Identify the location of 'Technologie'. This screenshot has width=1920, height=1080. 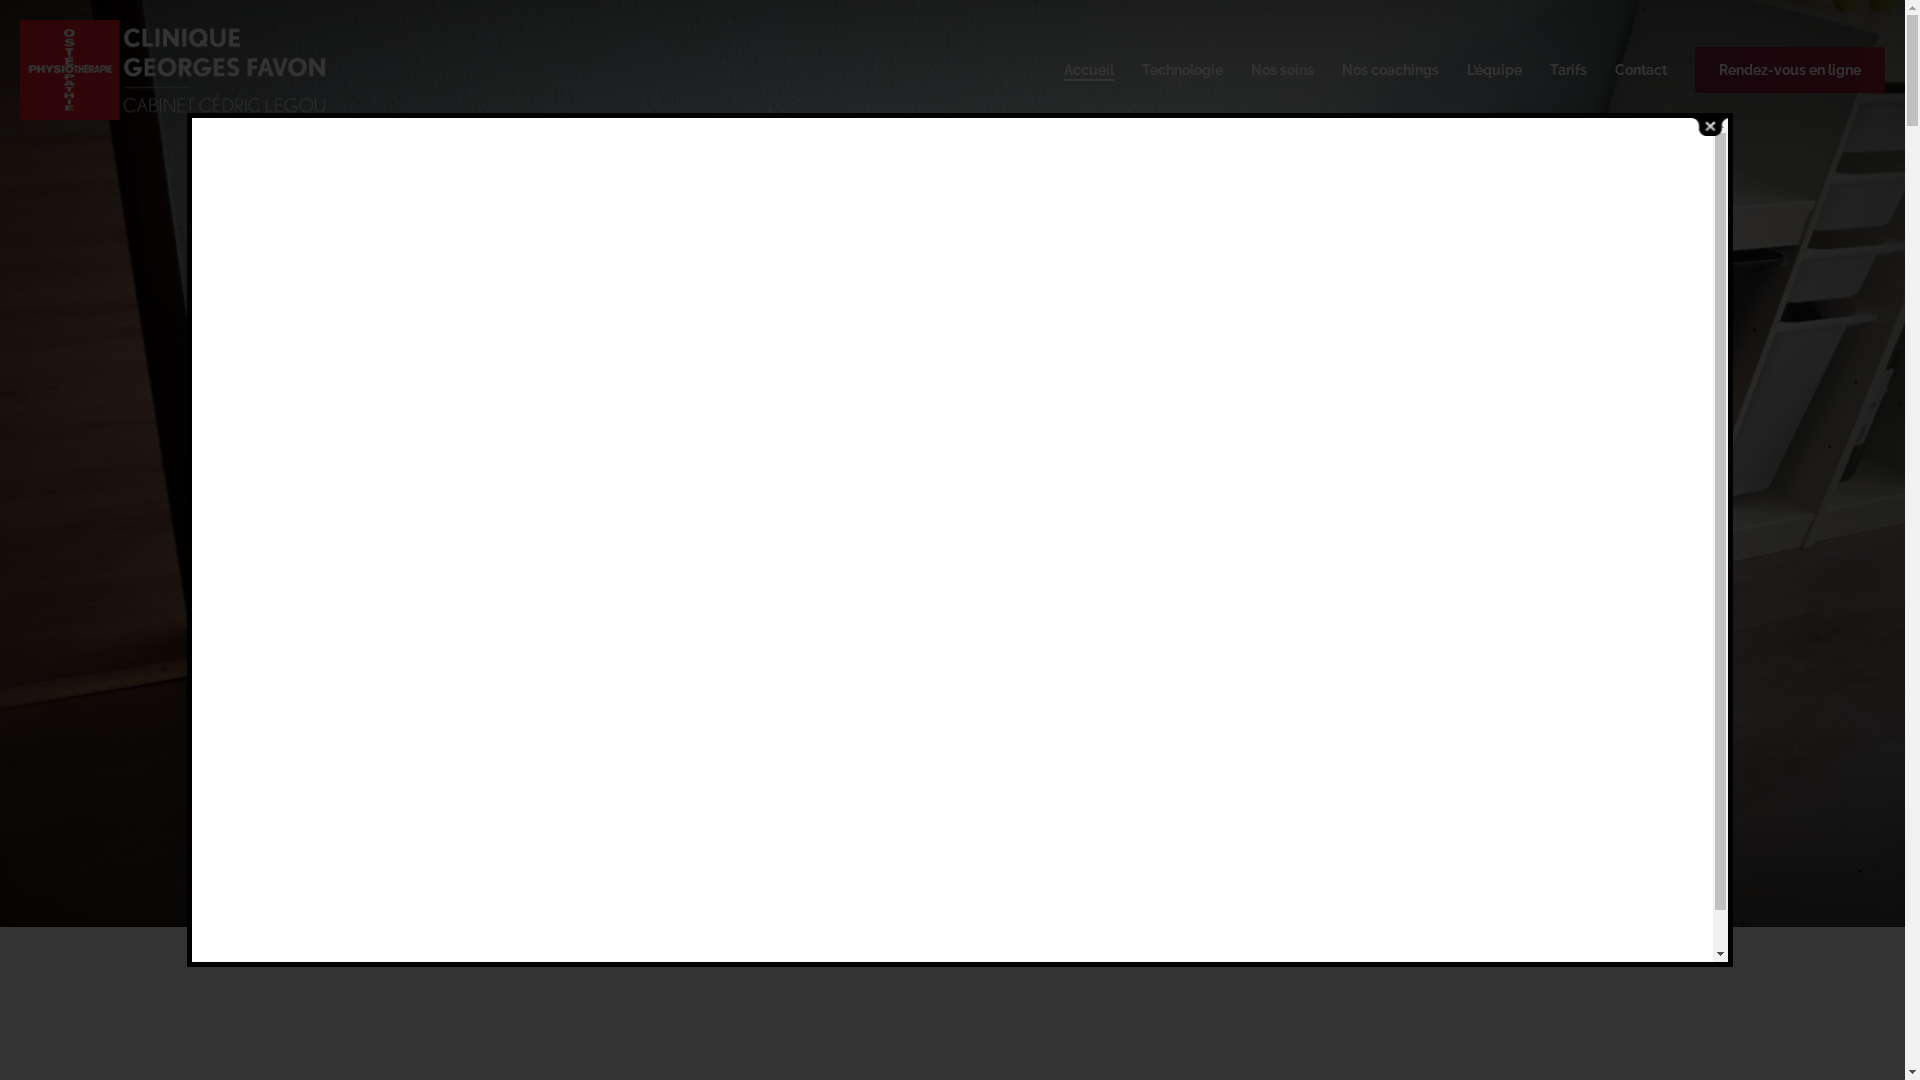
(1142, 68).